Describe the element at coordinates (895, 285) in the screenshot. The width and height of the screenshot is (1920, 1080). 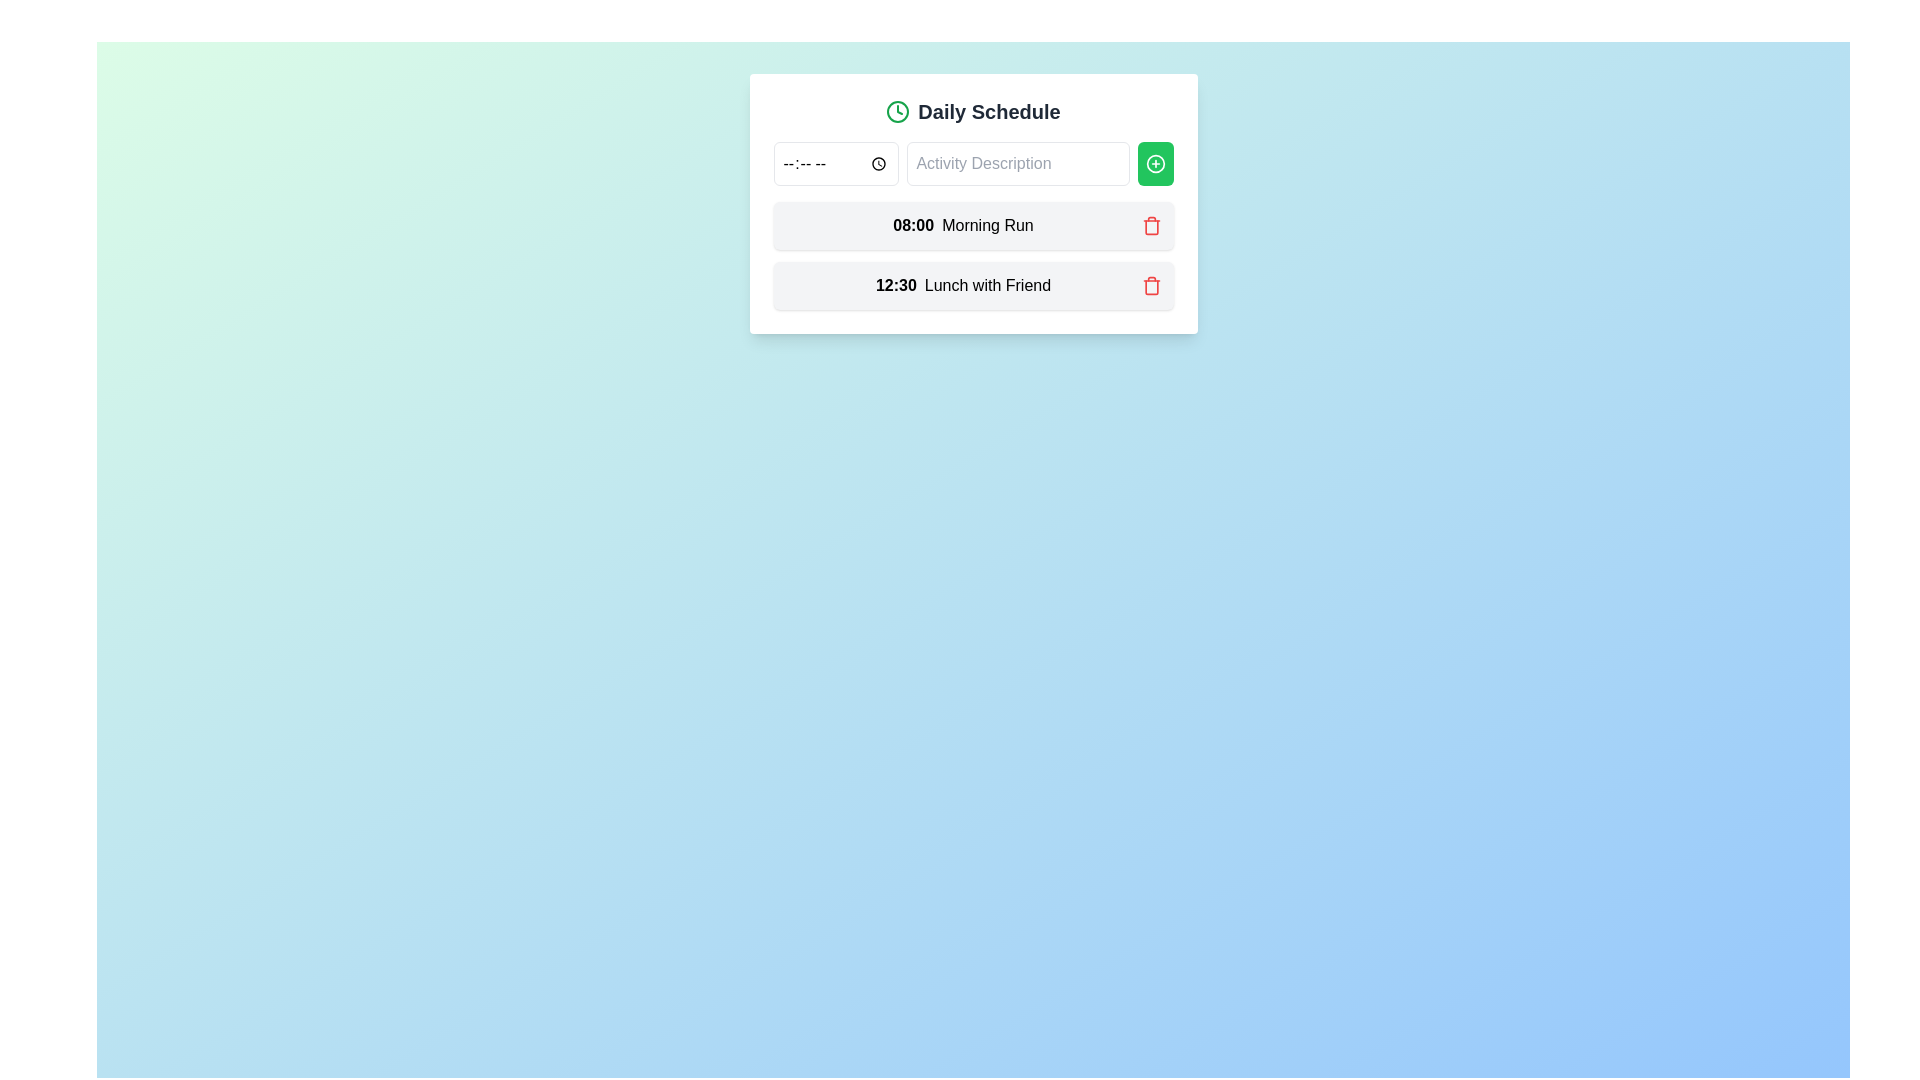
I see `the displayed time '12:30' in the bold black text label located near the top-left corner of the 'Lunch with Friend' description in the 'Daily Schedule' section` at that location.